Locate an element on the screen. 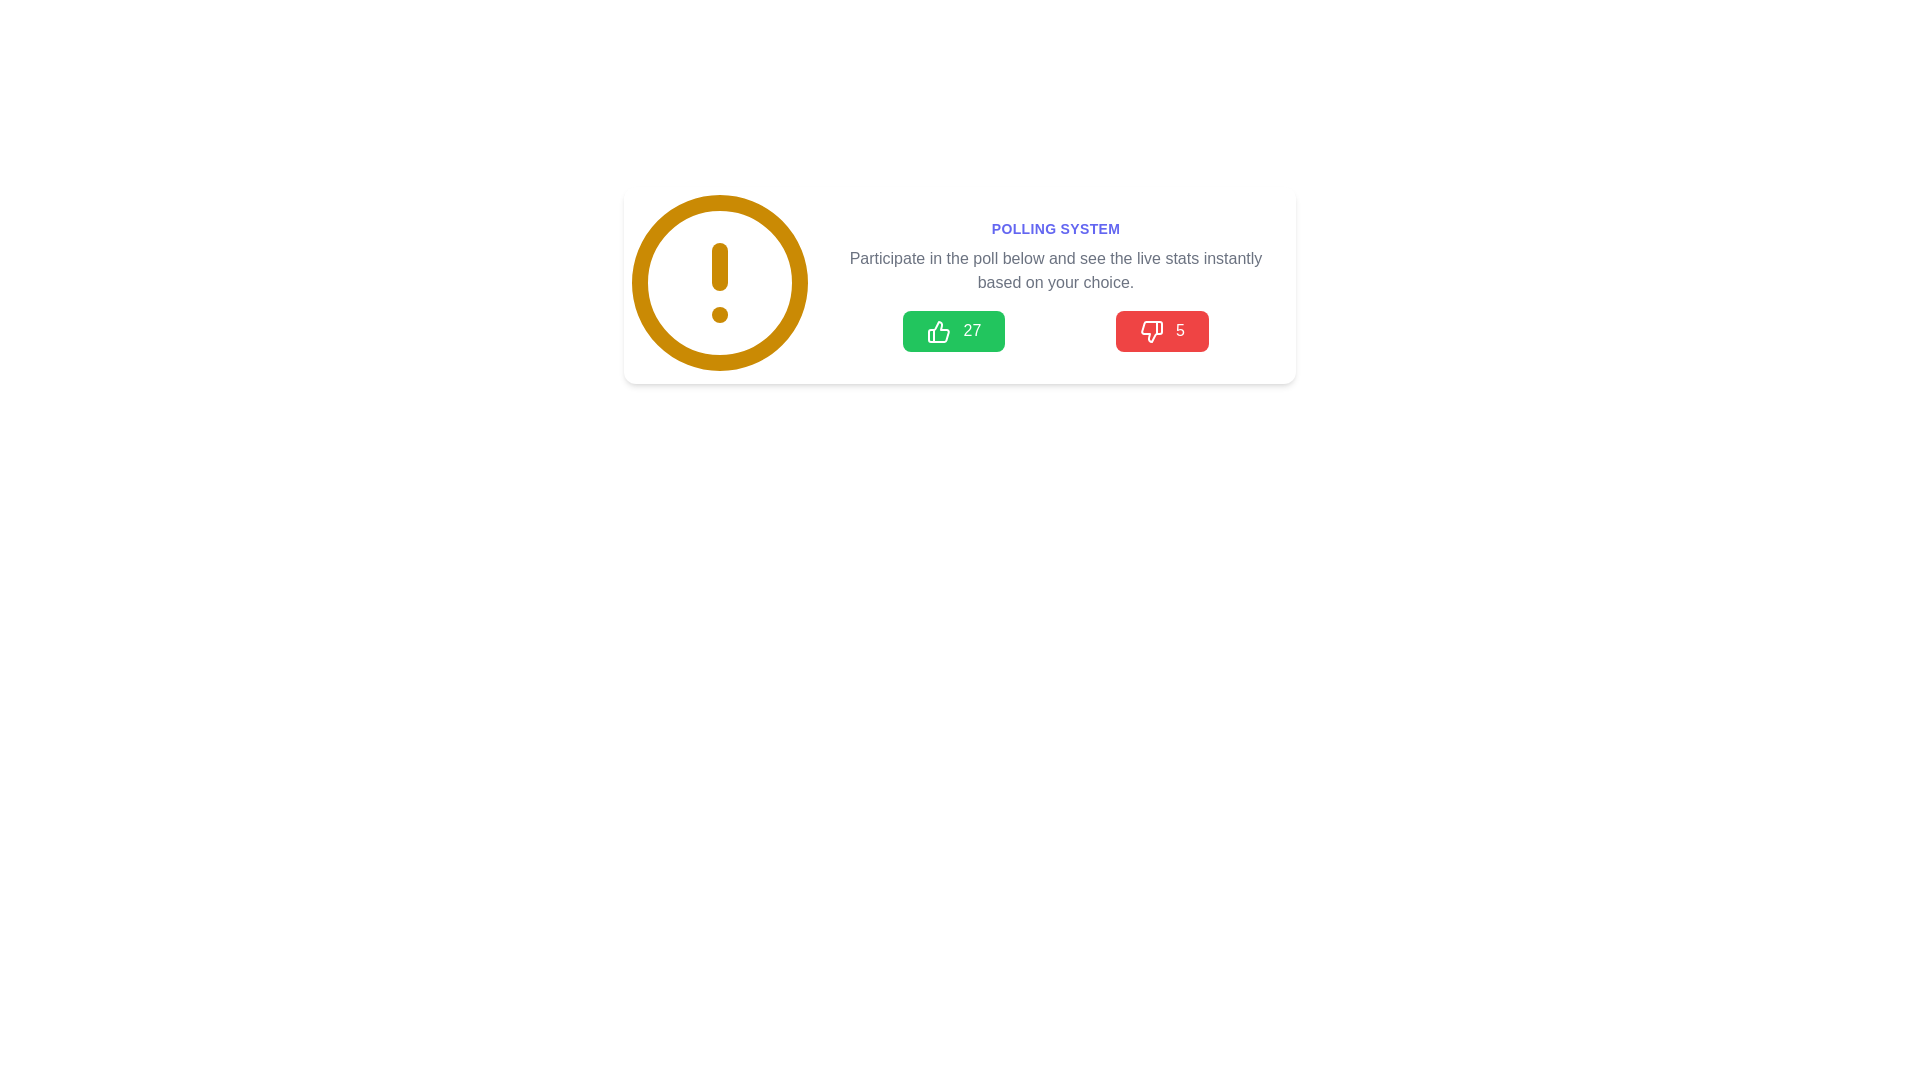  the 'dislike' or 'thumbs down' icon located is located at coordinates (1151, 330).